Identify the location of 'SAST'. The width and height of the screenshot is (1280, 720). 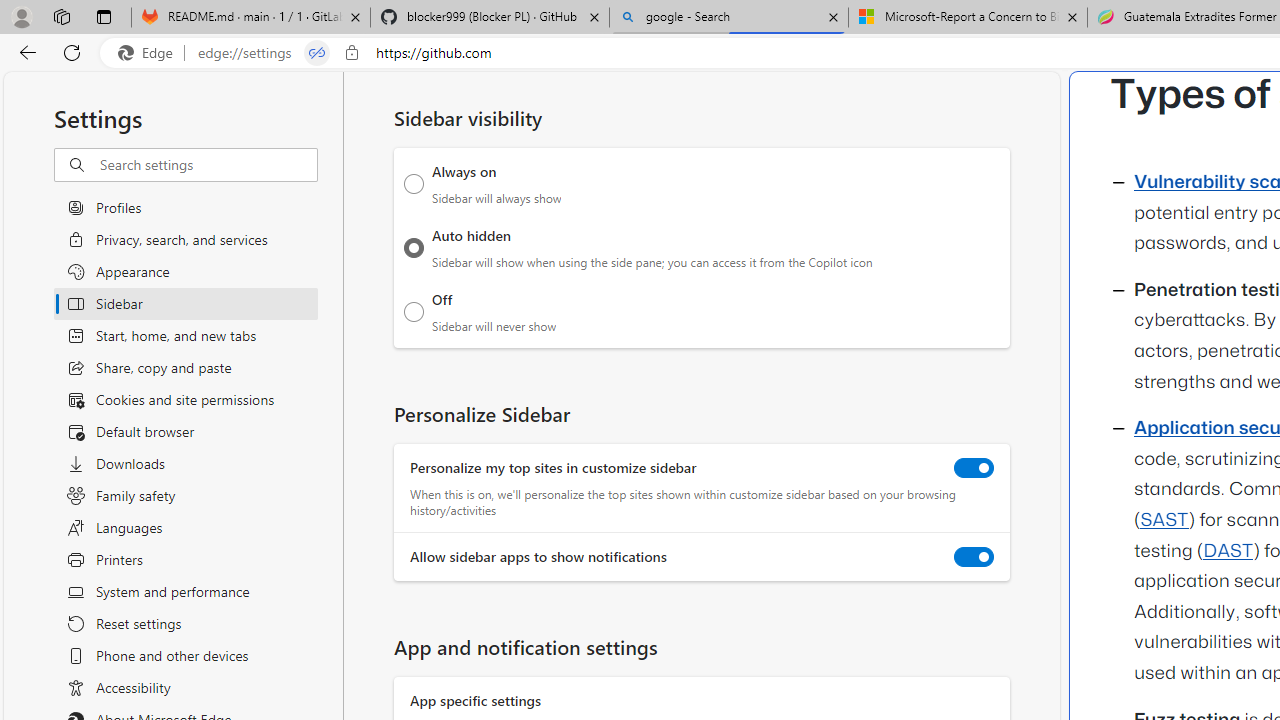
(1164, 519).